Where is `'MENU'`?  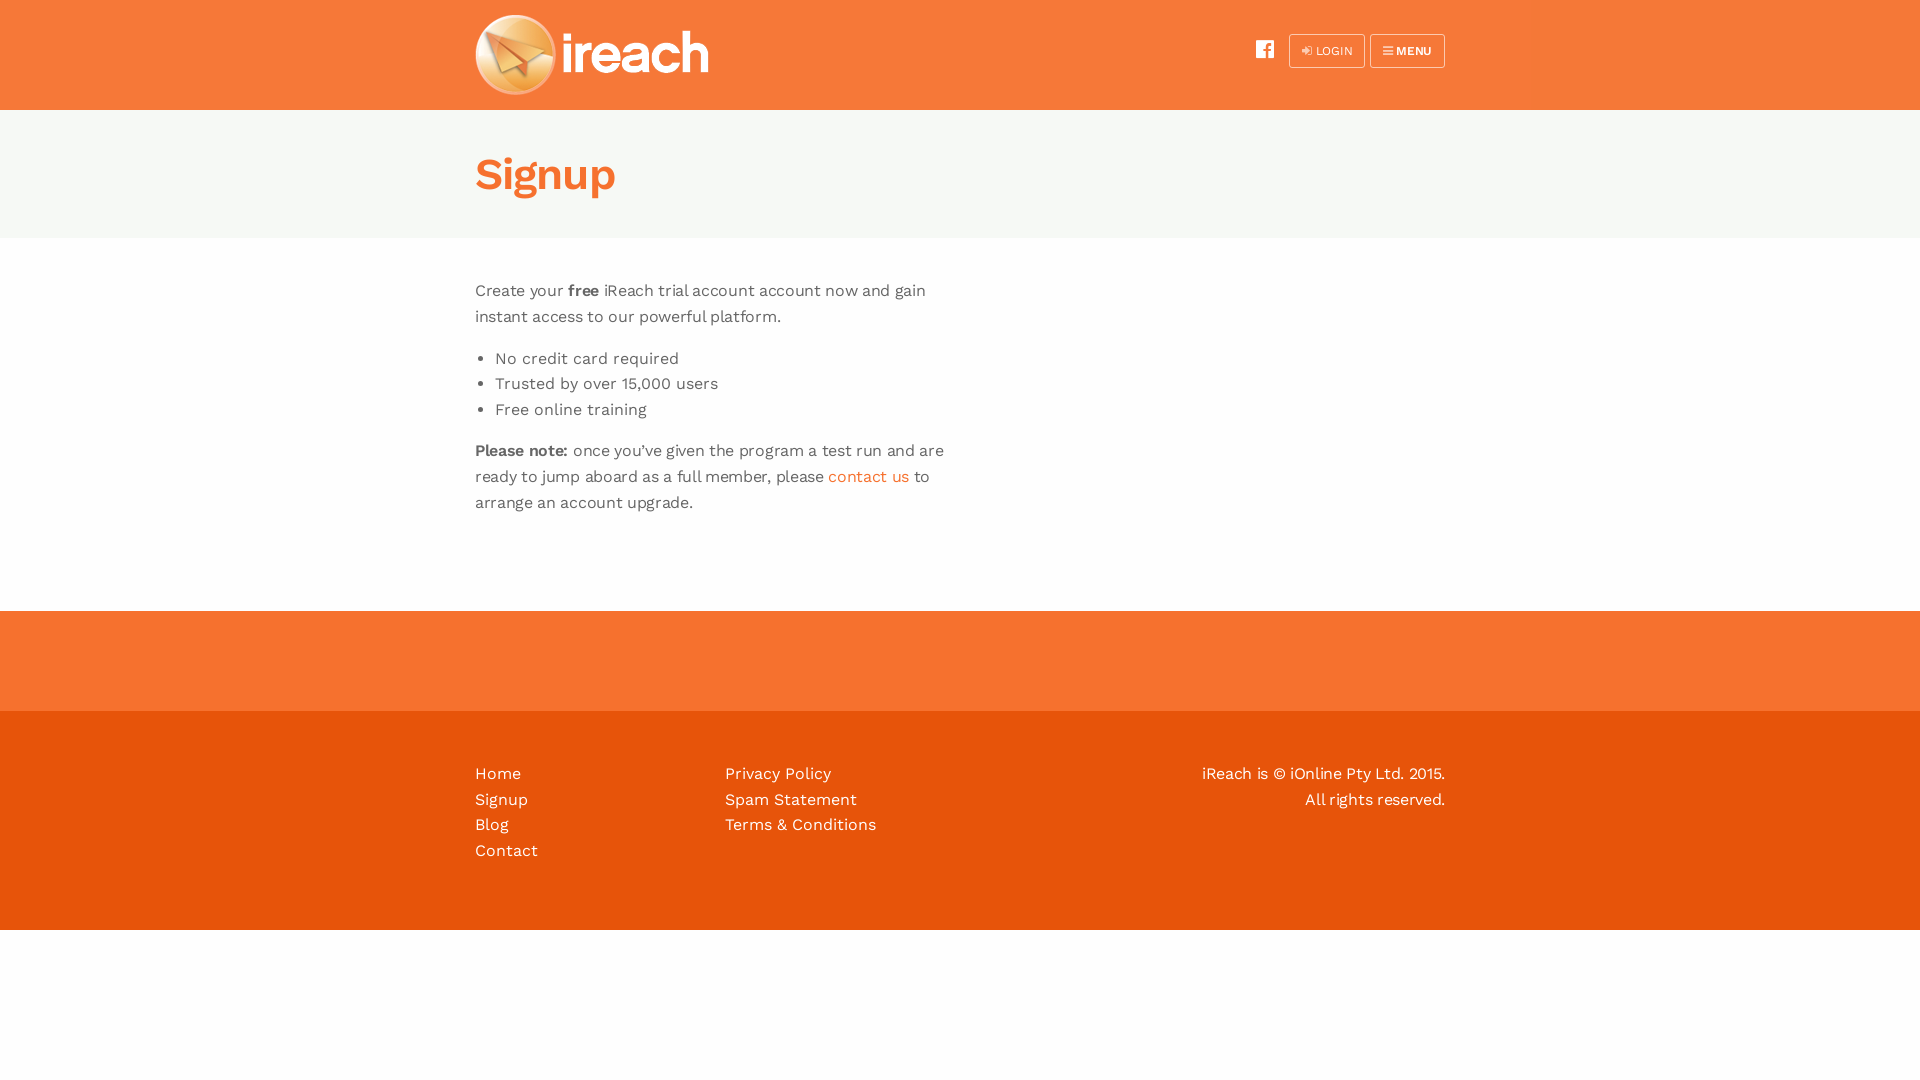 'MENU' is located at coordinates (1406, 49).